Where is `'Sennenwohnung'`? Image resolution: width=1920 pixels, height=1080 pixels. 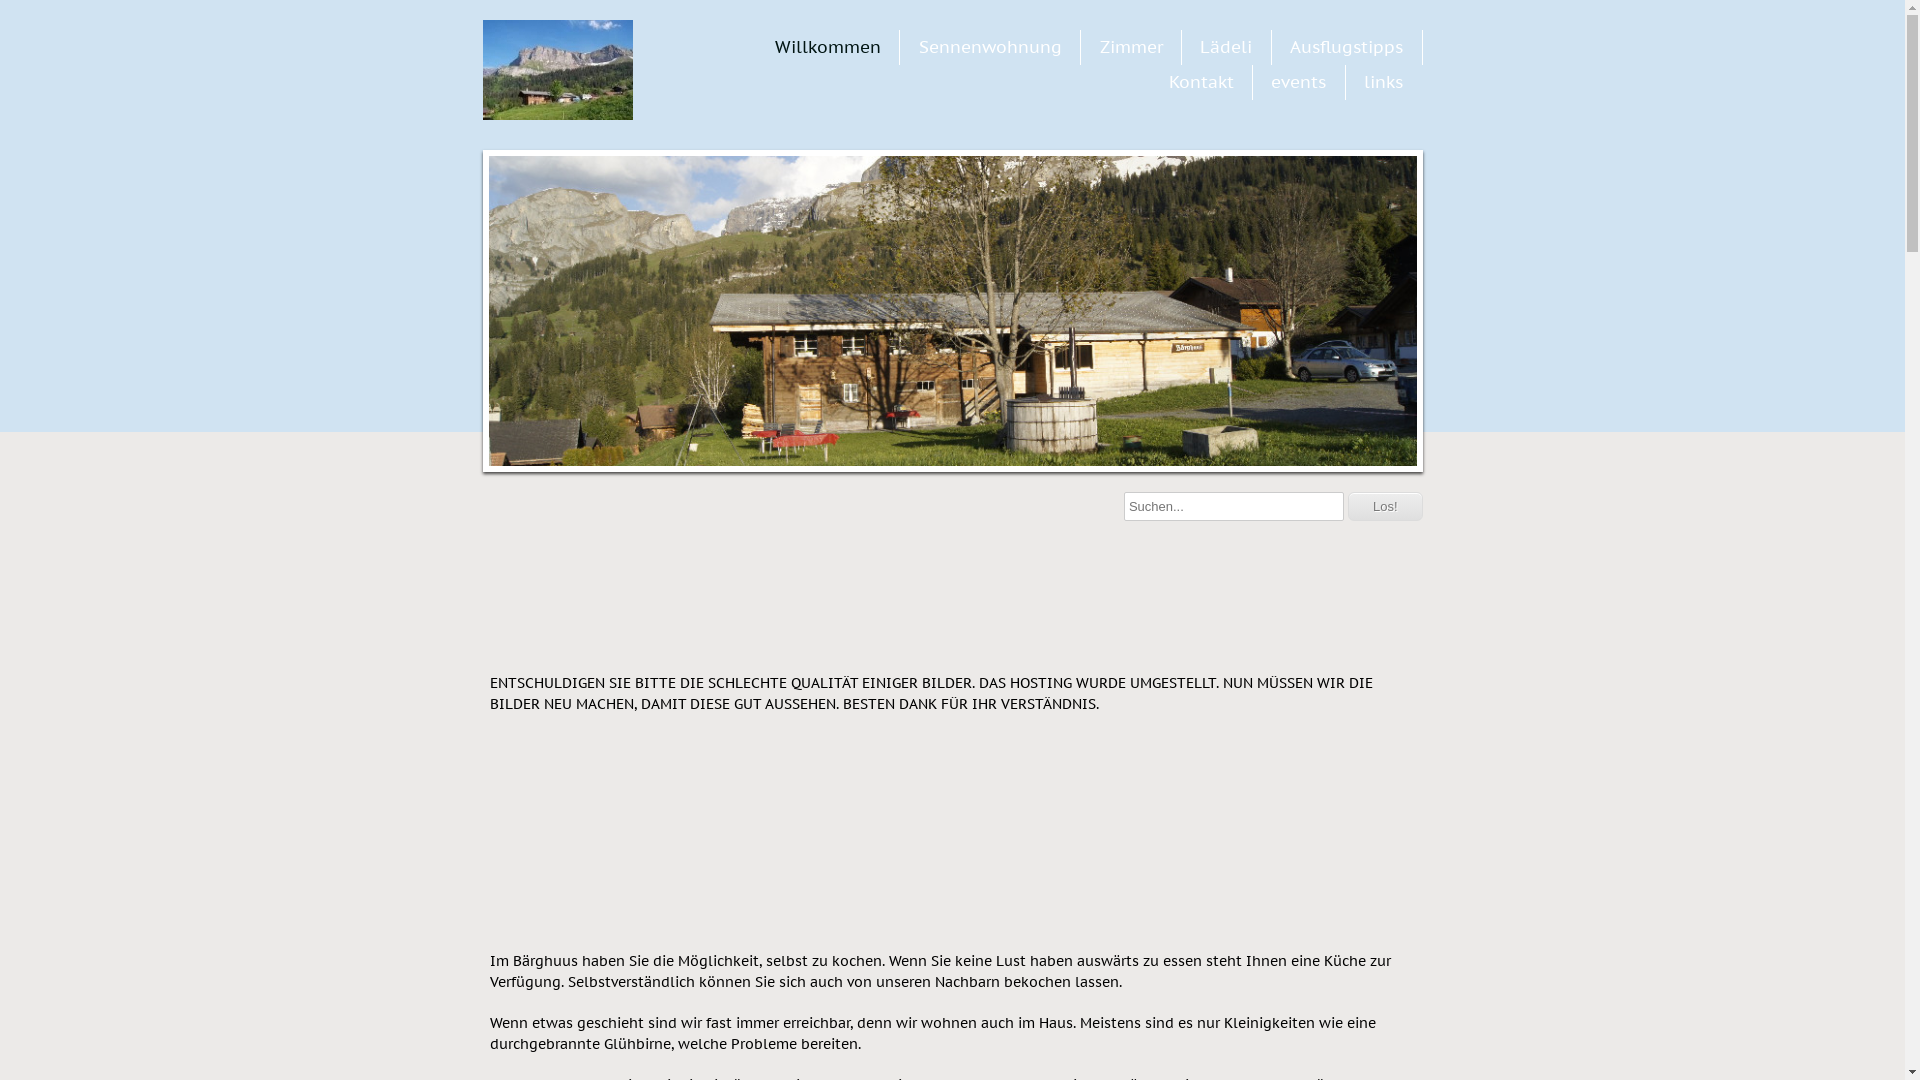 'Sennenwohnung' is located at coordinates (990, 45).